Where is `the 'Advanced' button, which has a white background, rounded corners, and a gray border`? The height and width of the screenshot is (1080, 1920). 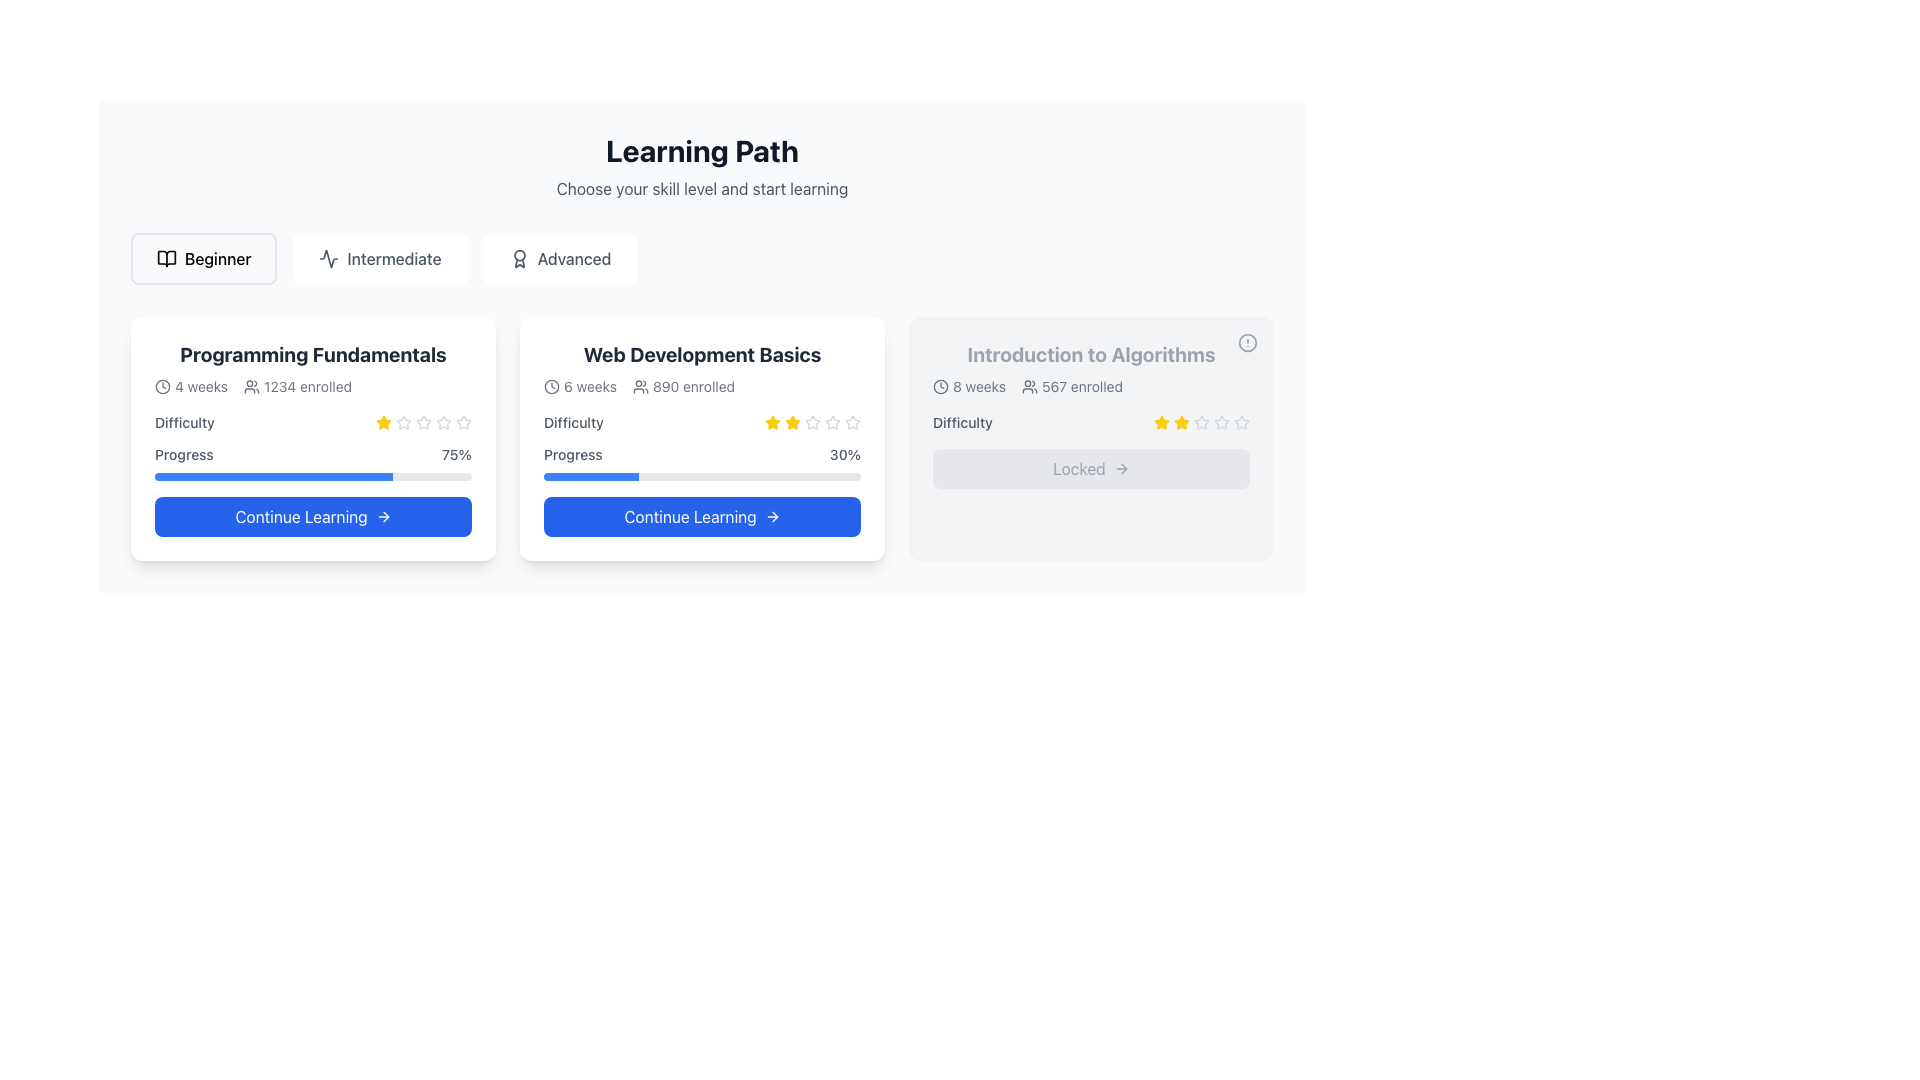
the 'Advanced' button, which has a white background, rounded corners, and a gray border is located at coordinates (560, 257).